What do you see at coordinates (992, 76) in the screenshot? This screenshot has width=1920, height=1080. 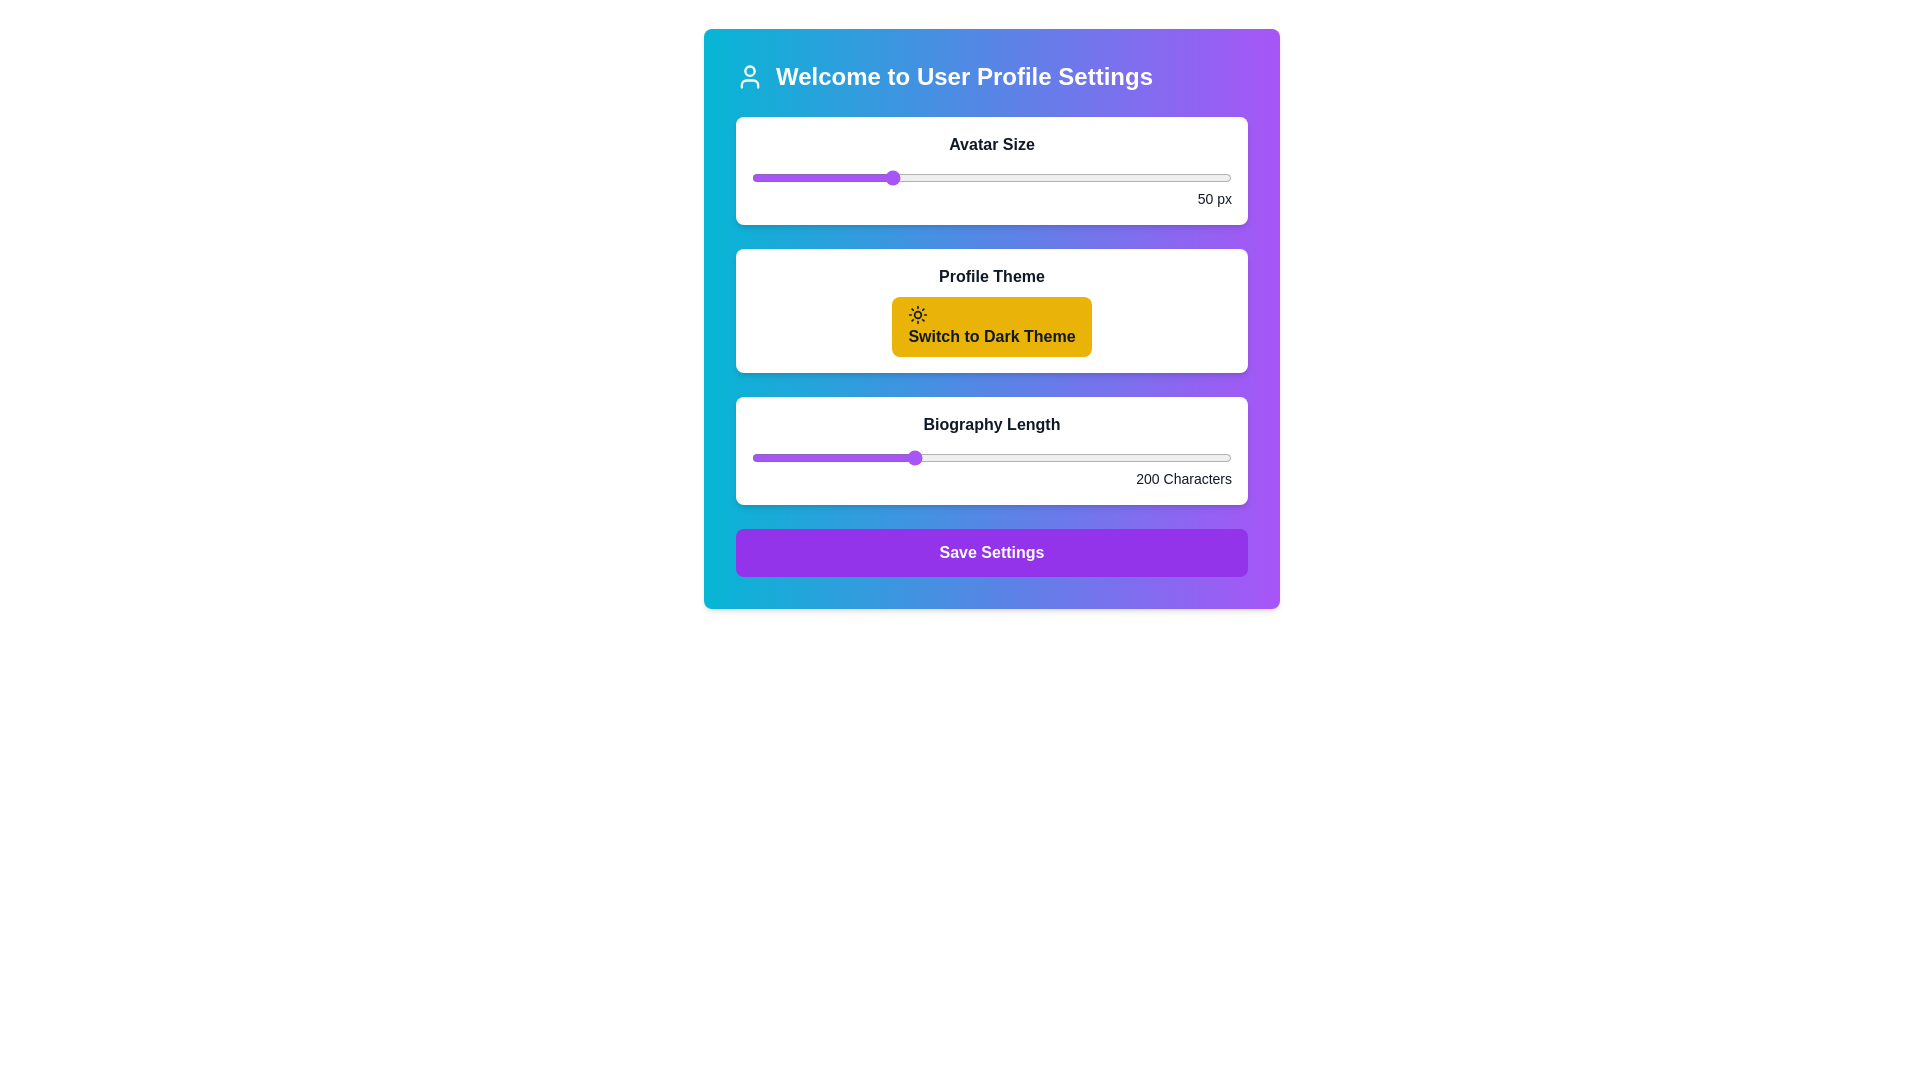 I see `the 'Welcome to User Profile Settings' heading with user icon, which is styled in large, bold font and located at the top of the card, centered within a vibrant gradient background` at bounding box center [992, 76].